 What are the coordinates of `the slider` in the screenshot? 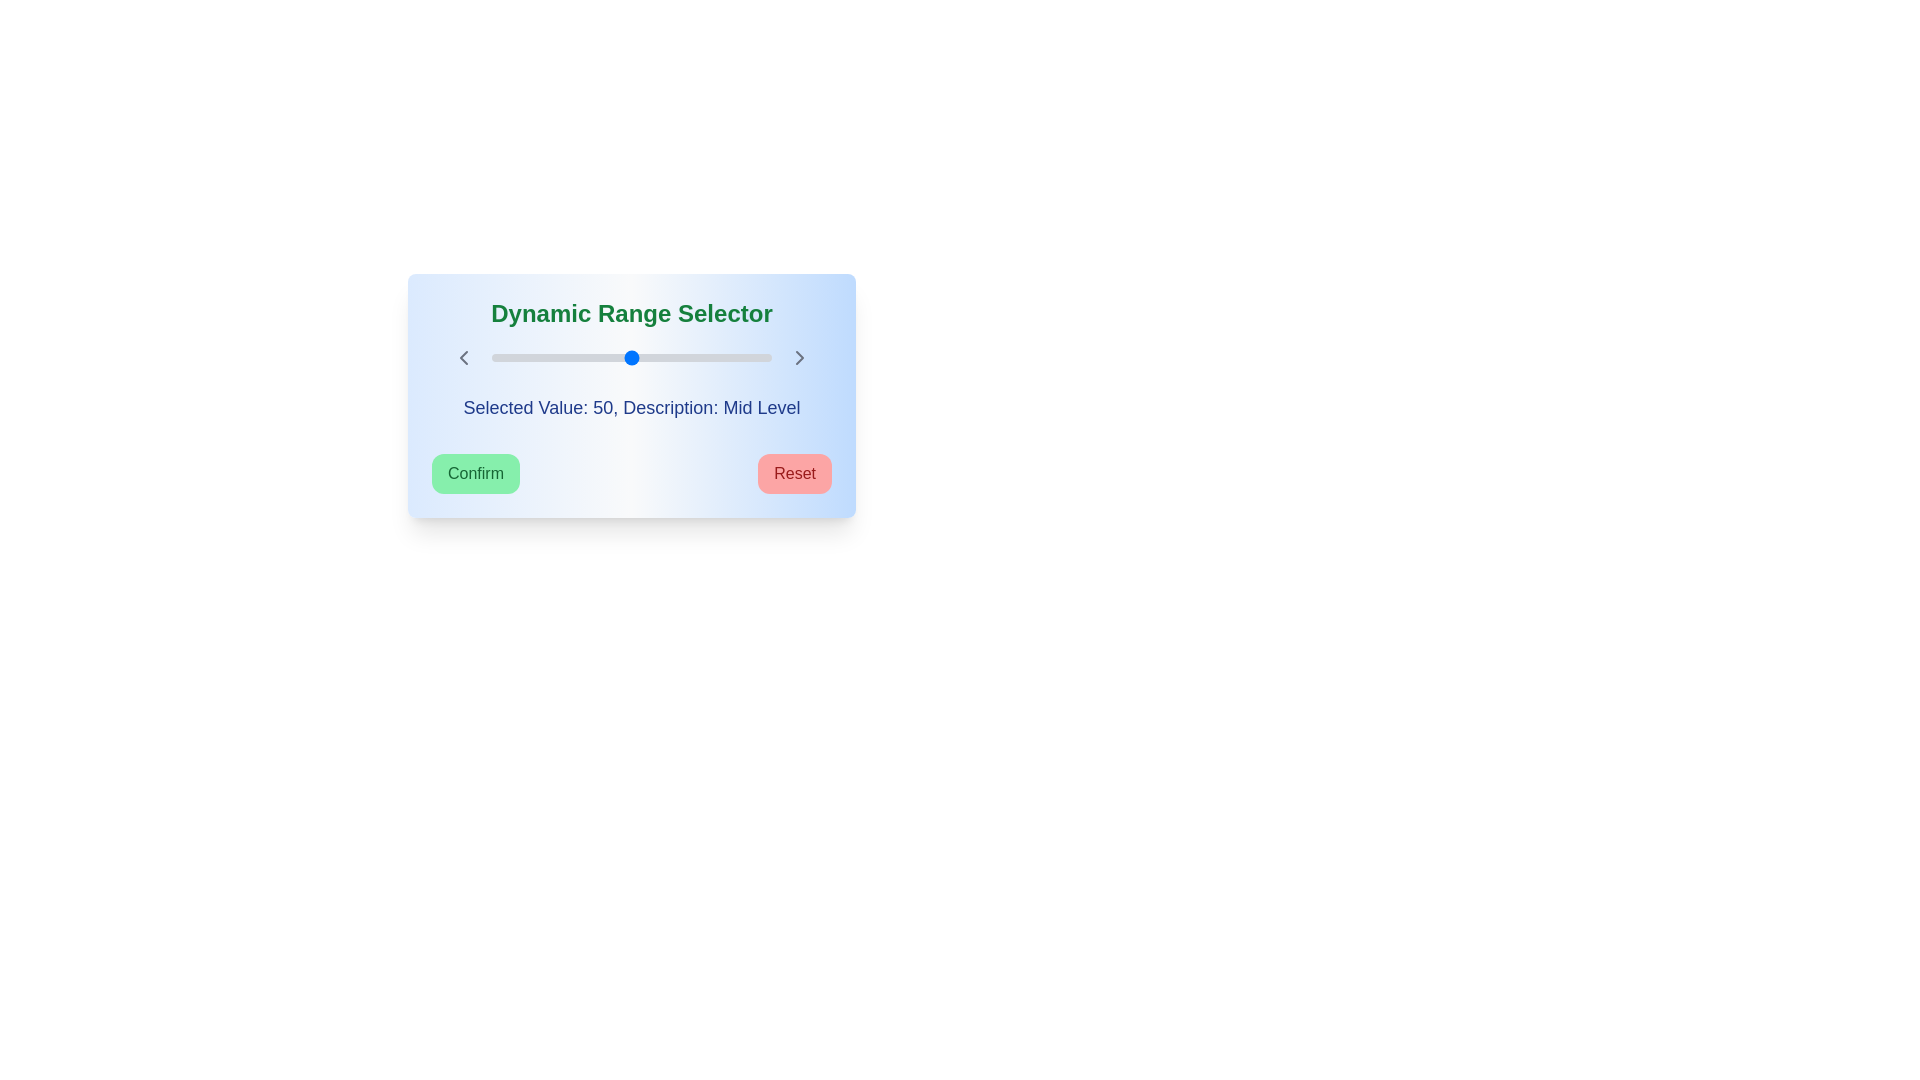 It's located at (525, 357).